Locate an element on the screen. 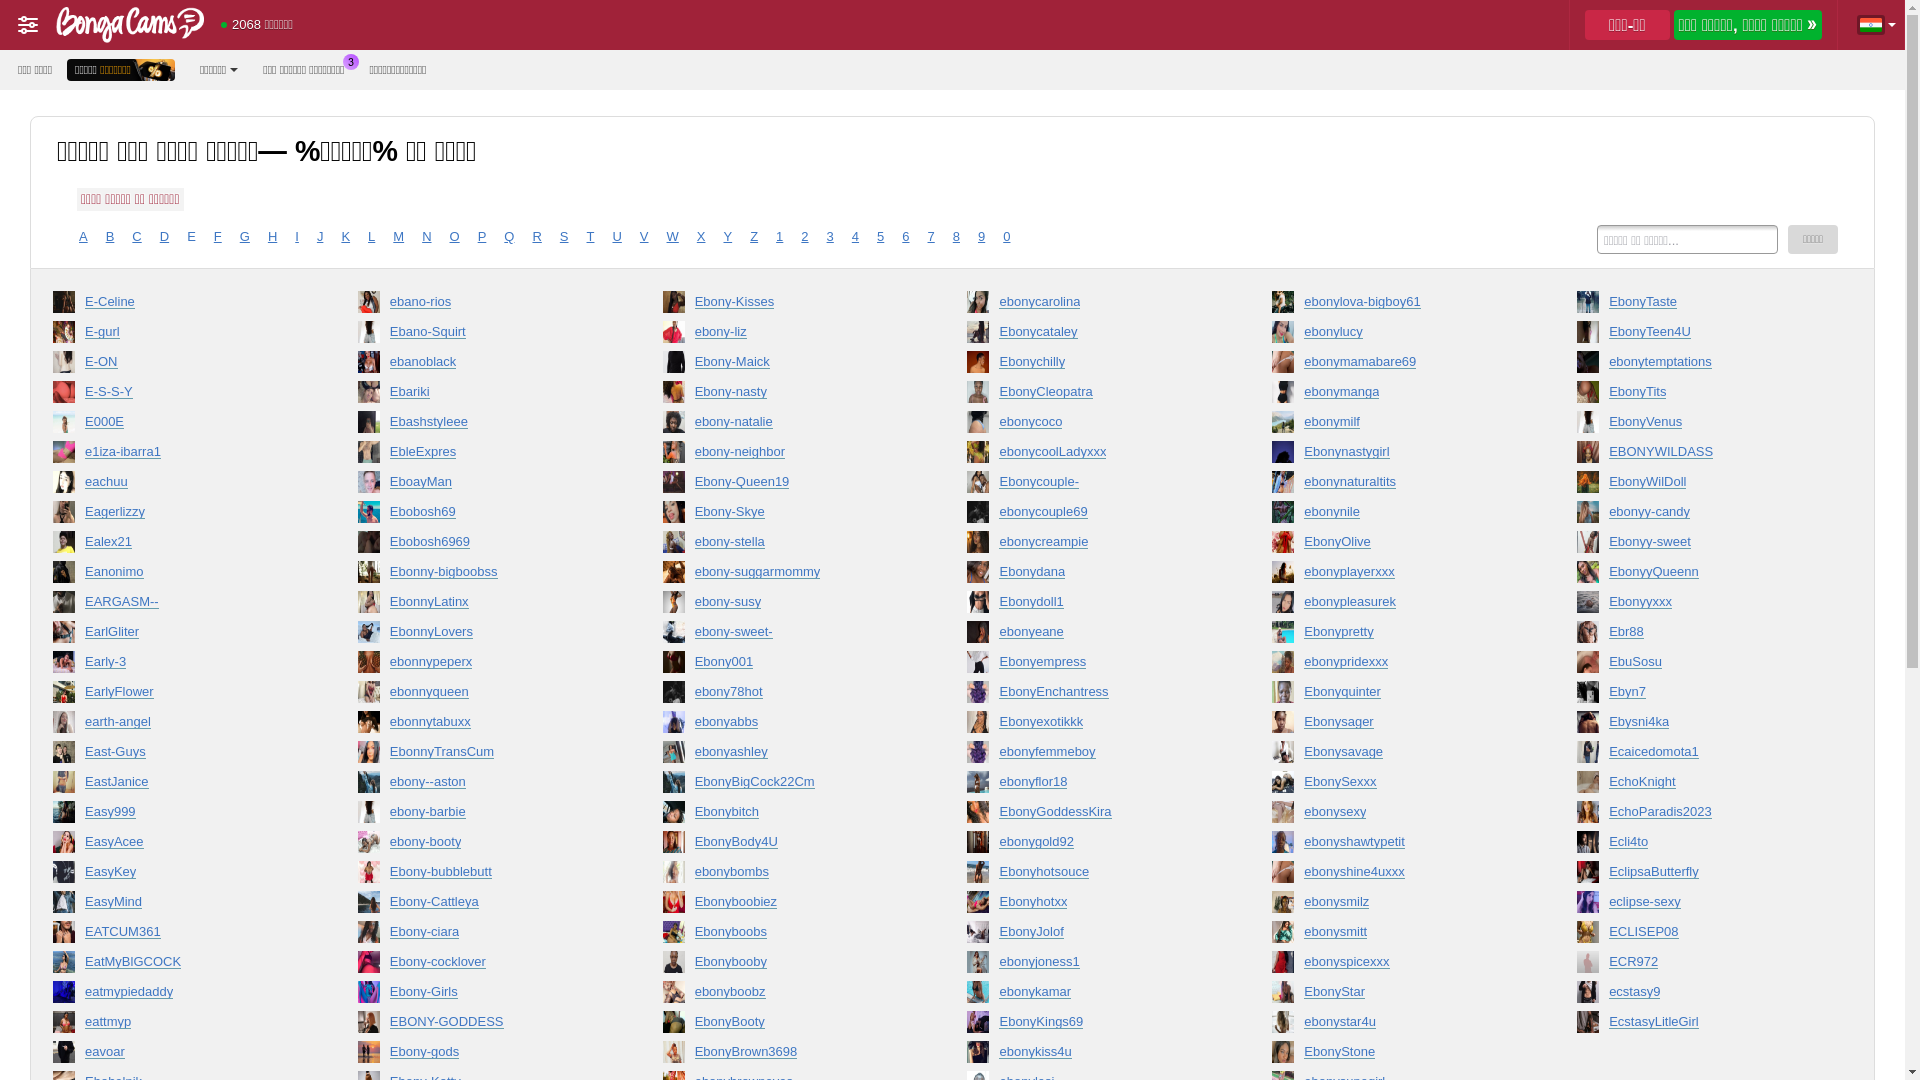 Image resolution: width=1920 pixels, height=1080 pixels. 'EbonyJolof' is located at coordinates (1089, 936).